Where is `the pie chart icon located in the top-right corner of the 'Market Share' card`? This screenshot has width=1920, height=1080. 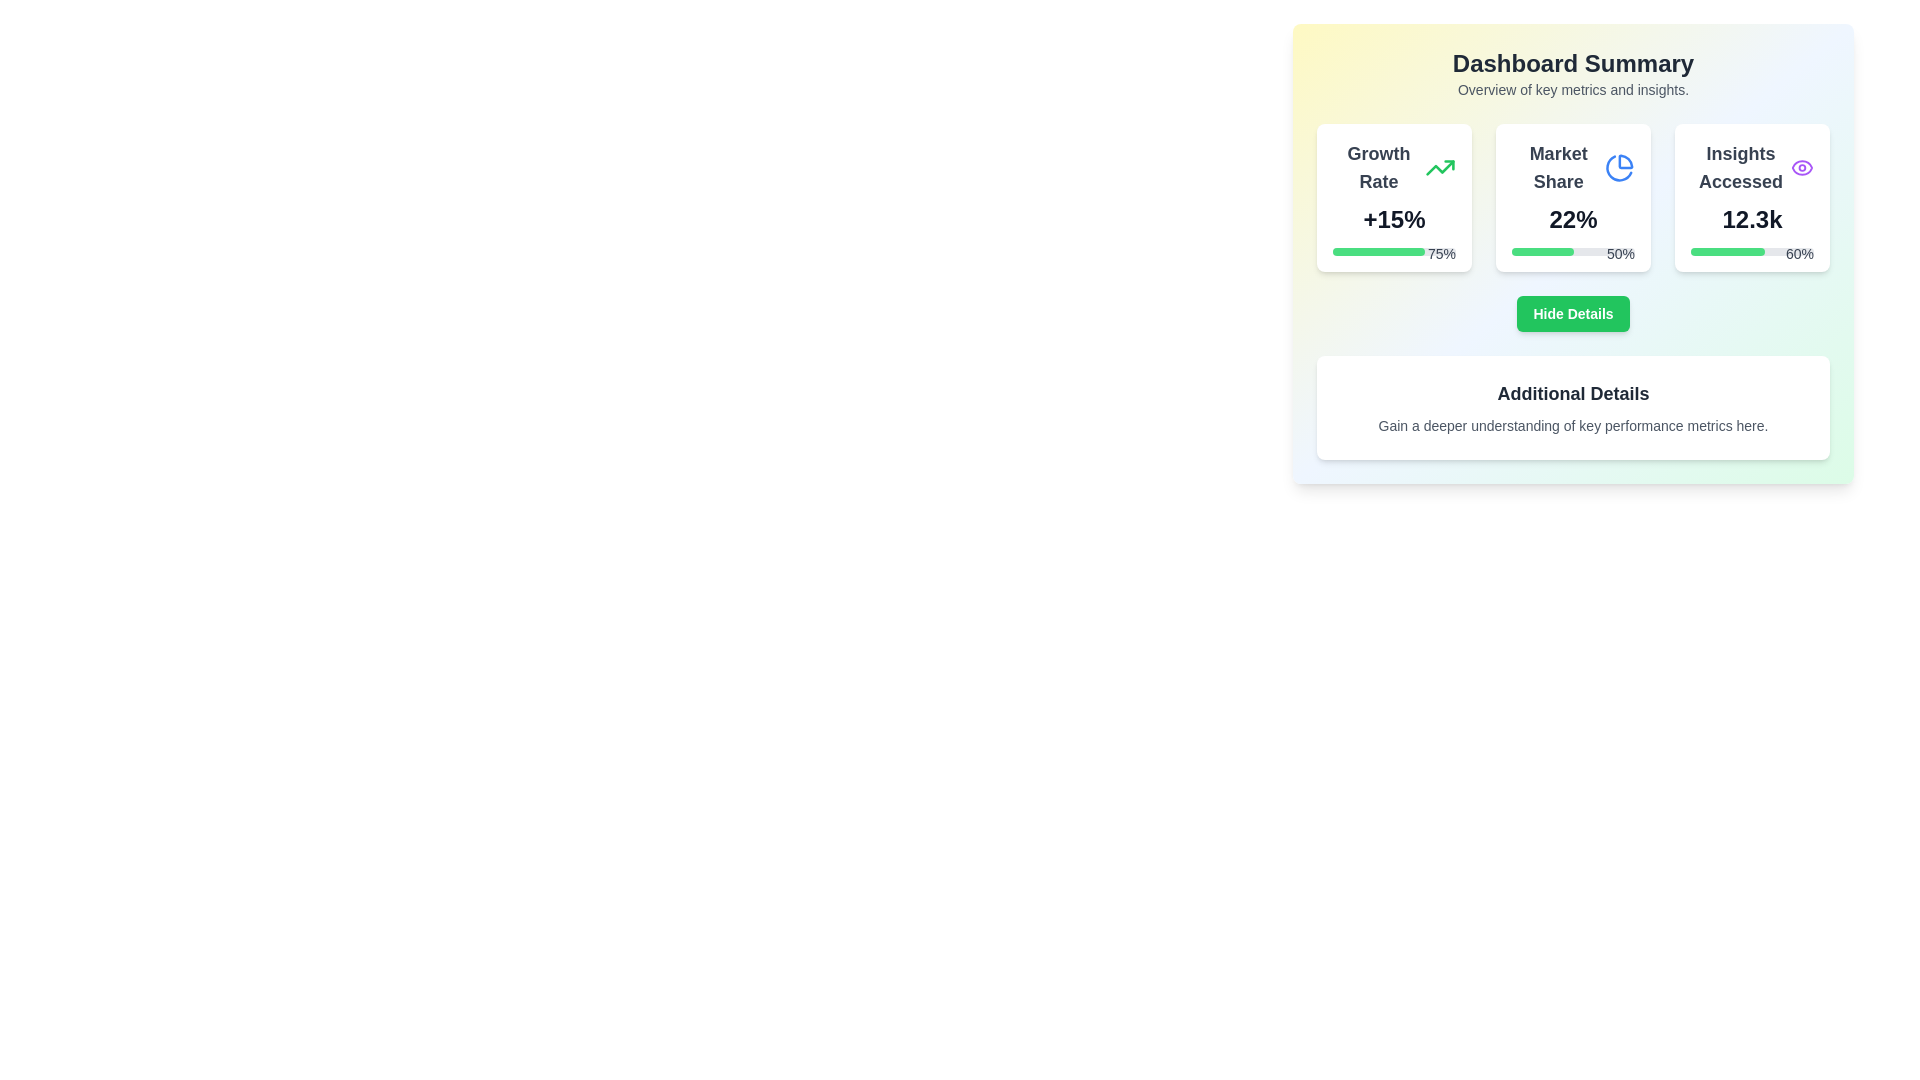
the pie chart icon located in the top-right corner of the 'Market Share' card is located at coordinates (1619, 167).